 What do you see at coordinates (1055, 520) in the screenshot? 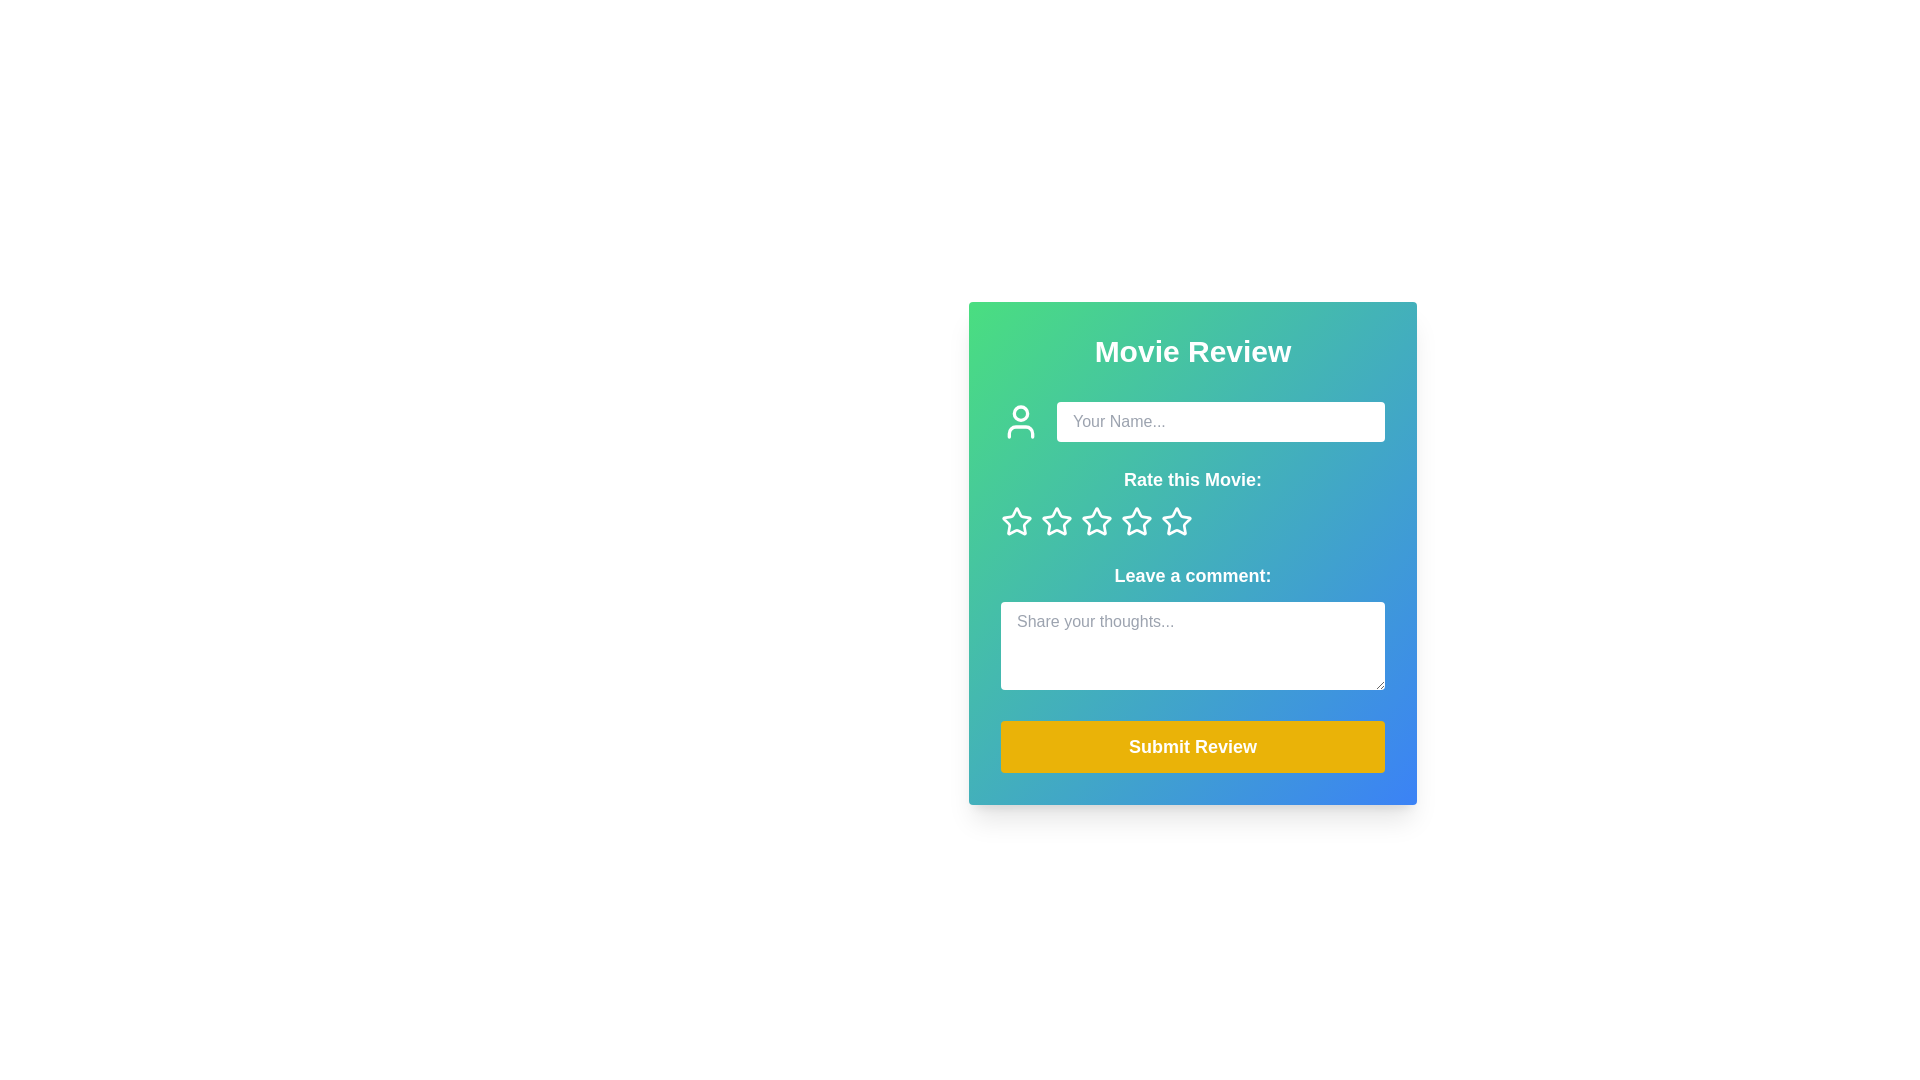
I see `the second star icon in the 'Rate this Movie' section` at bounding box center [1055, 520].